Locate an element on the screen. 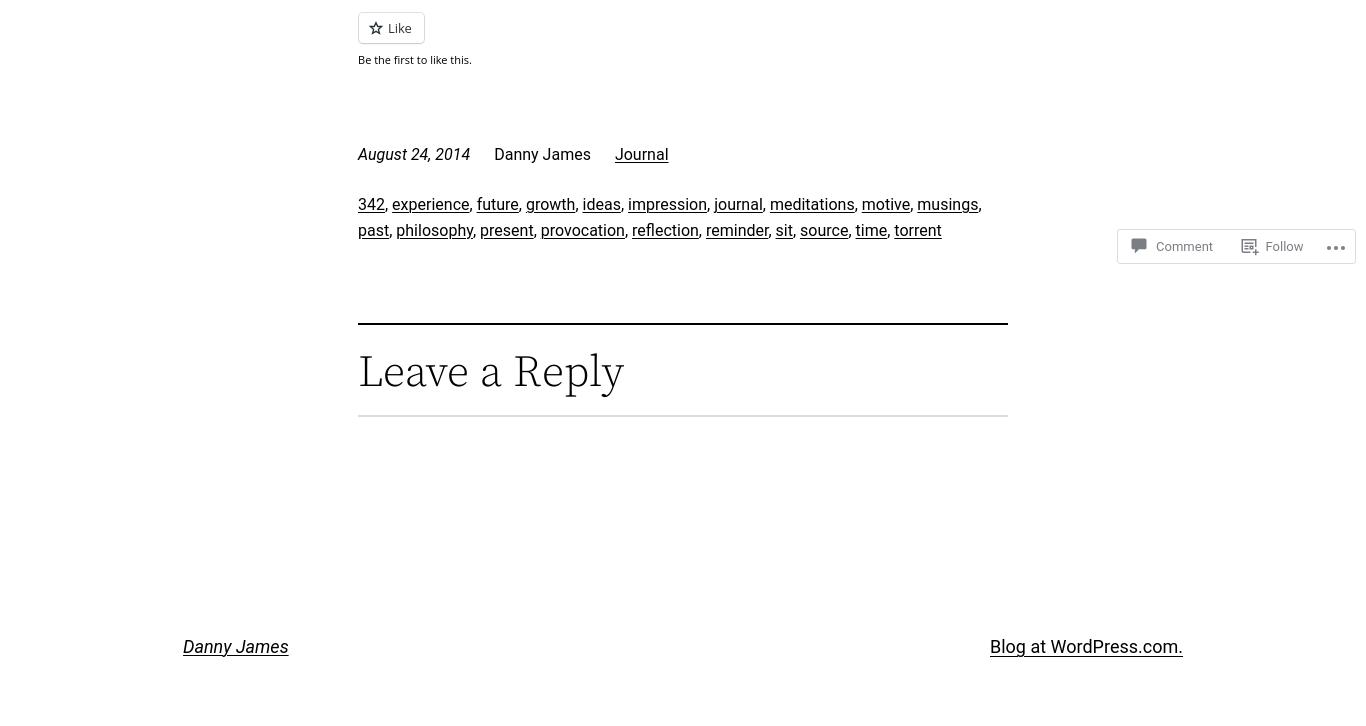 This screenshot has height=726, width=1366. 'philosophy' is located at coordinates (432, 228).